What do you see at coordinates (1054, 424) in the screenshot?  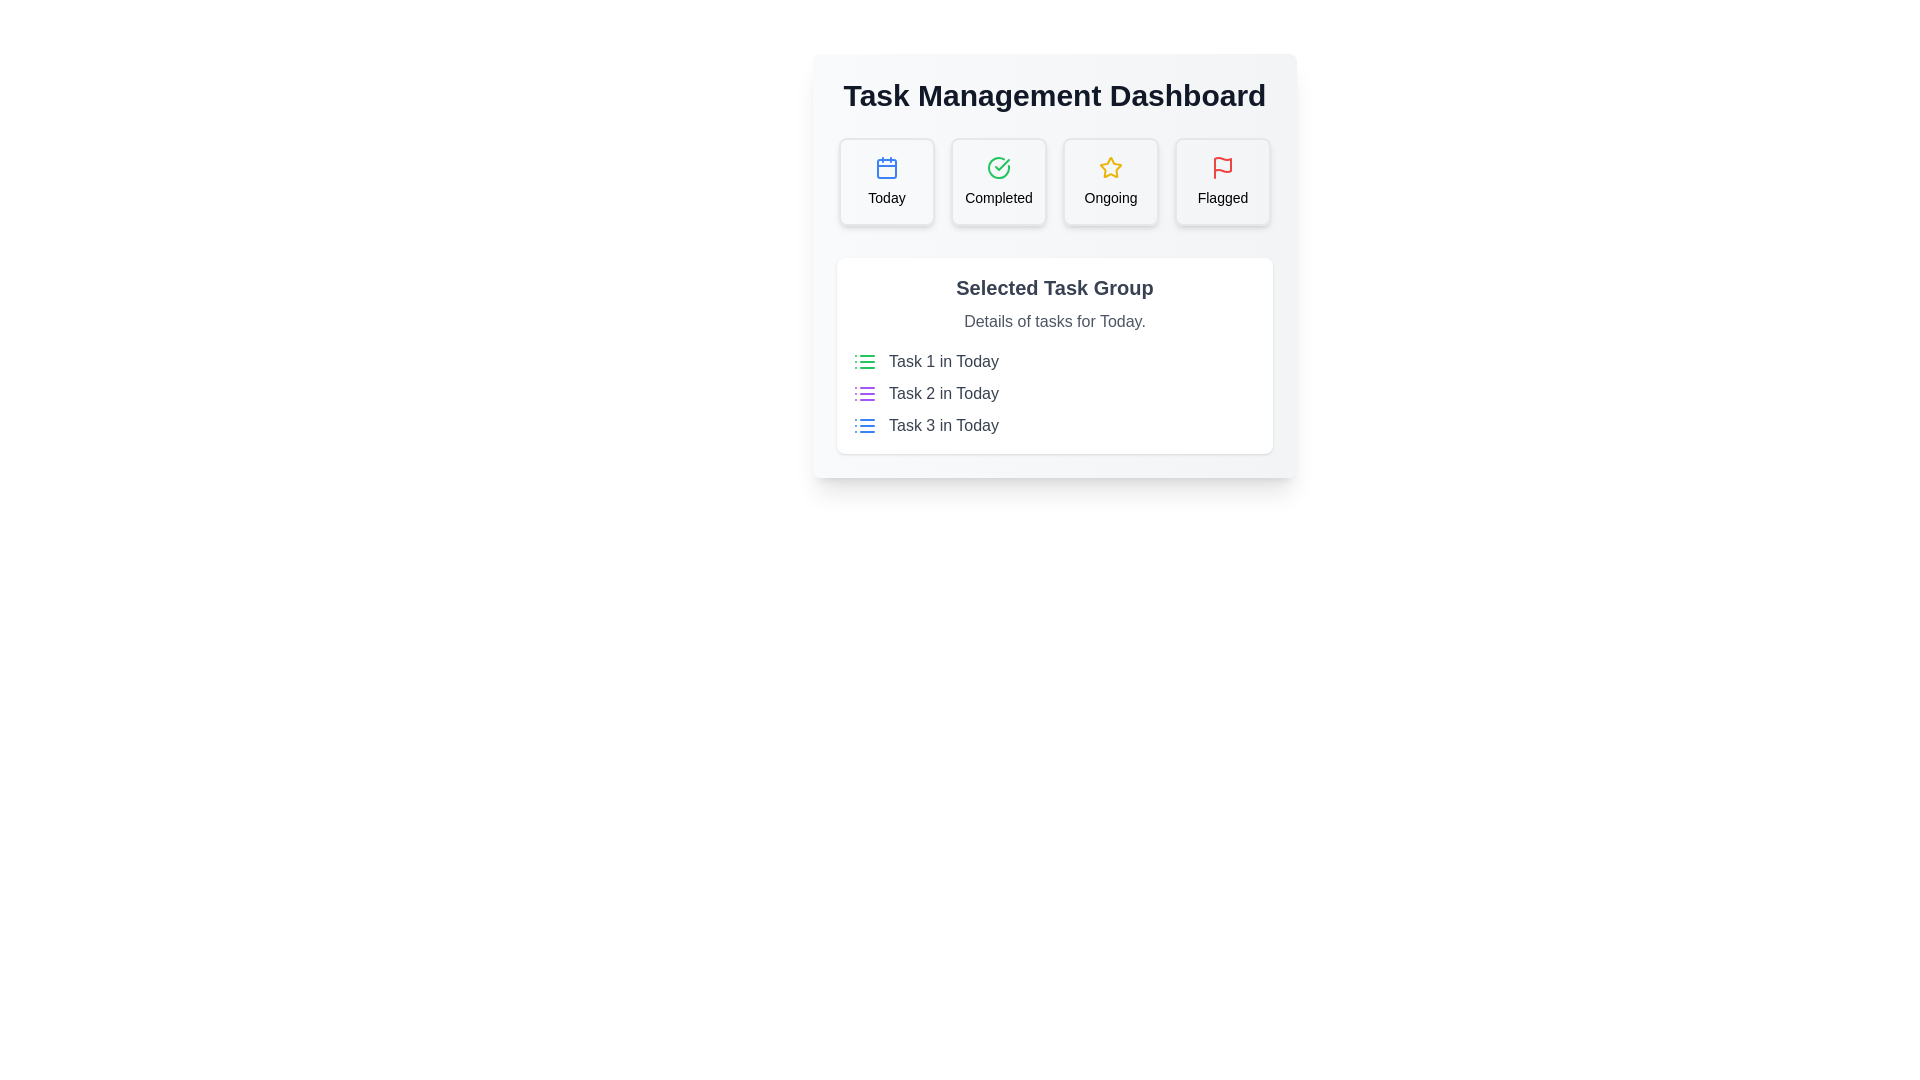 I see `the list item labeled 'Task 3 in Today'` at bounding box center [1054, 424].